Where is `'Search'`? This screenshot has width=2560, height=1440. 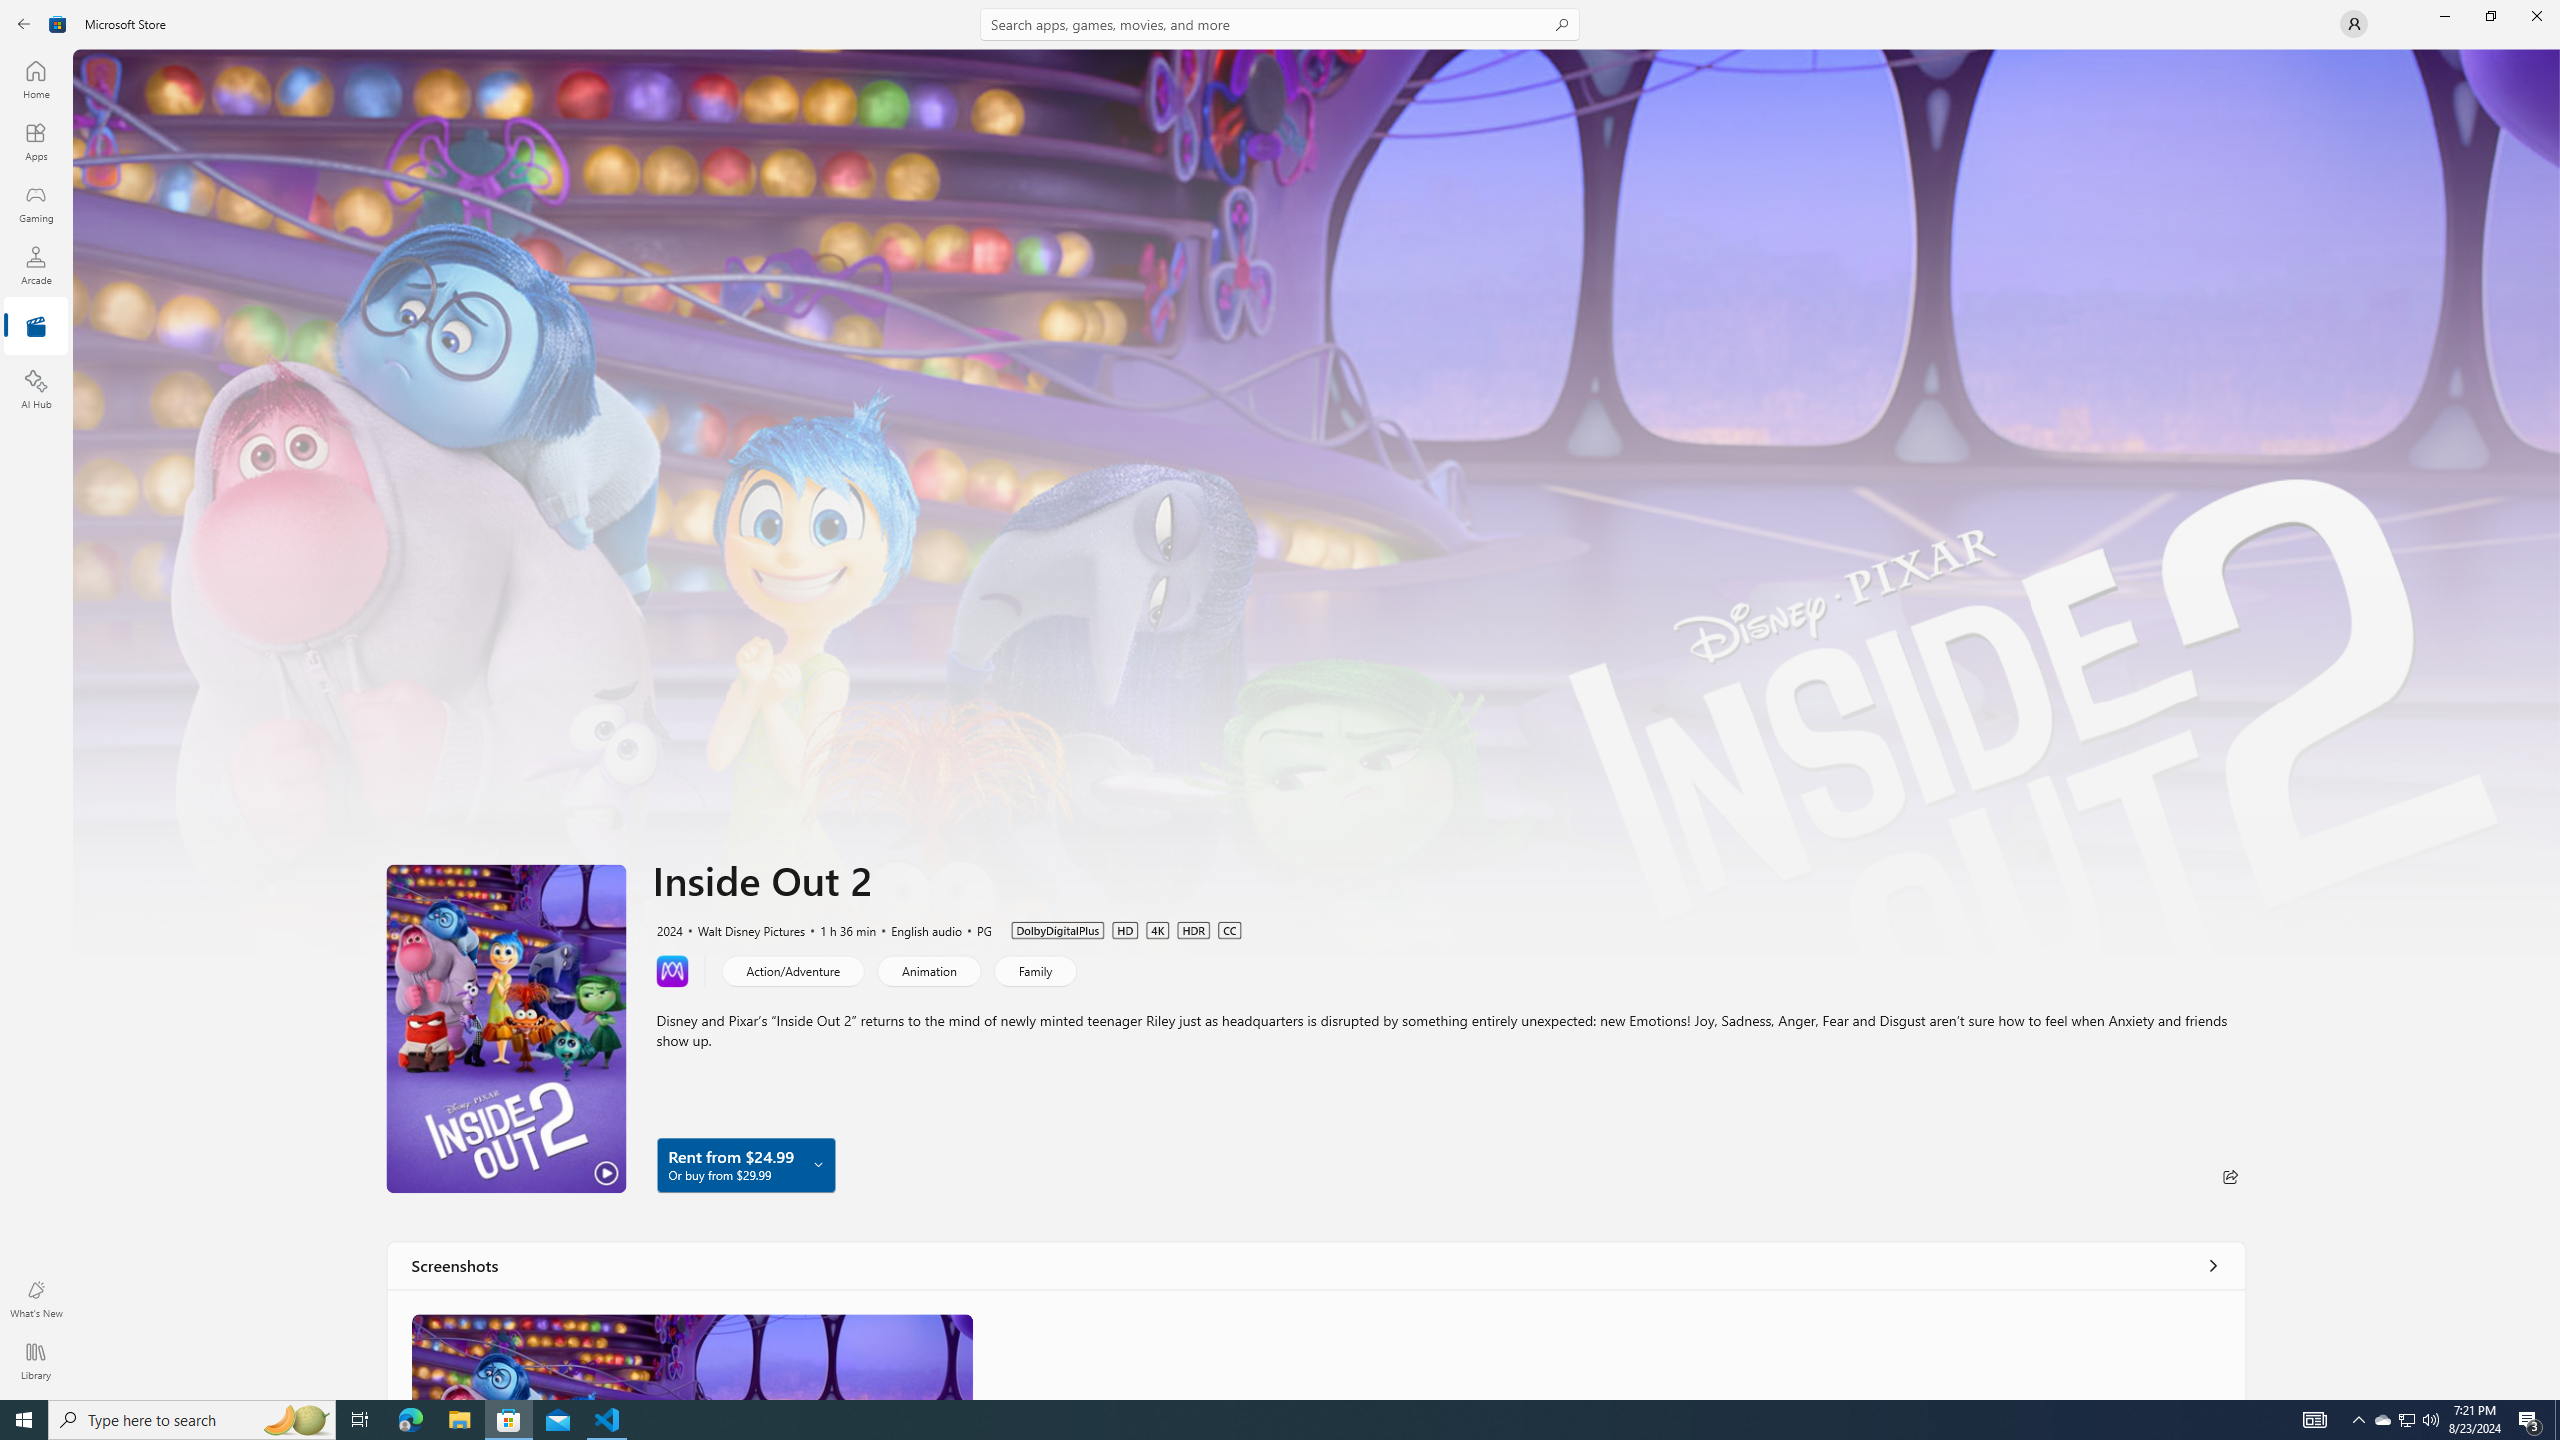 'Search' is located at coordinates (1280, 23).